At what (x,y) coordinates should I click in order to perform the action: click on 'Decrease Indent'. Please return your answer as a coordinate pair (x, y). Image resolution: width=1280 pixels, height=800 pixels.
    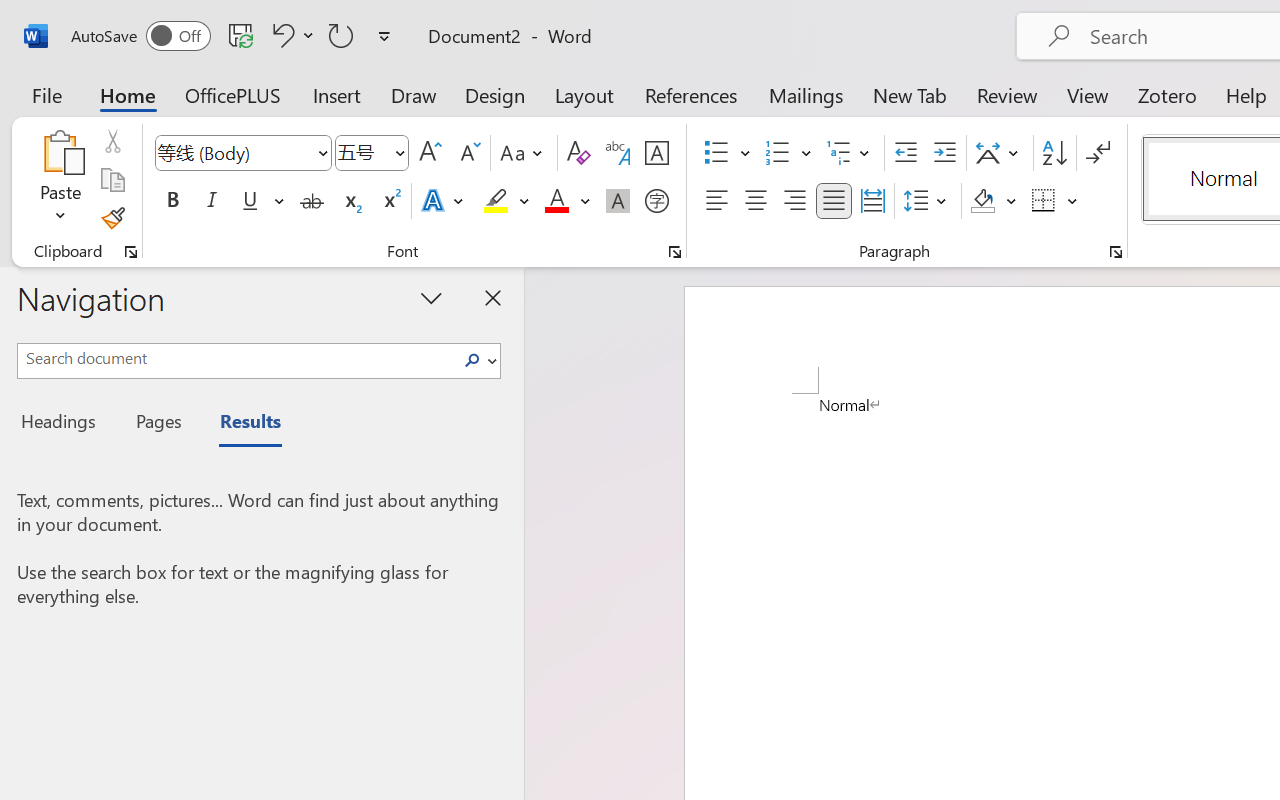
    Looking at the image, I should click on (905, 153).